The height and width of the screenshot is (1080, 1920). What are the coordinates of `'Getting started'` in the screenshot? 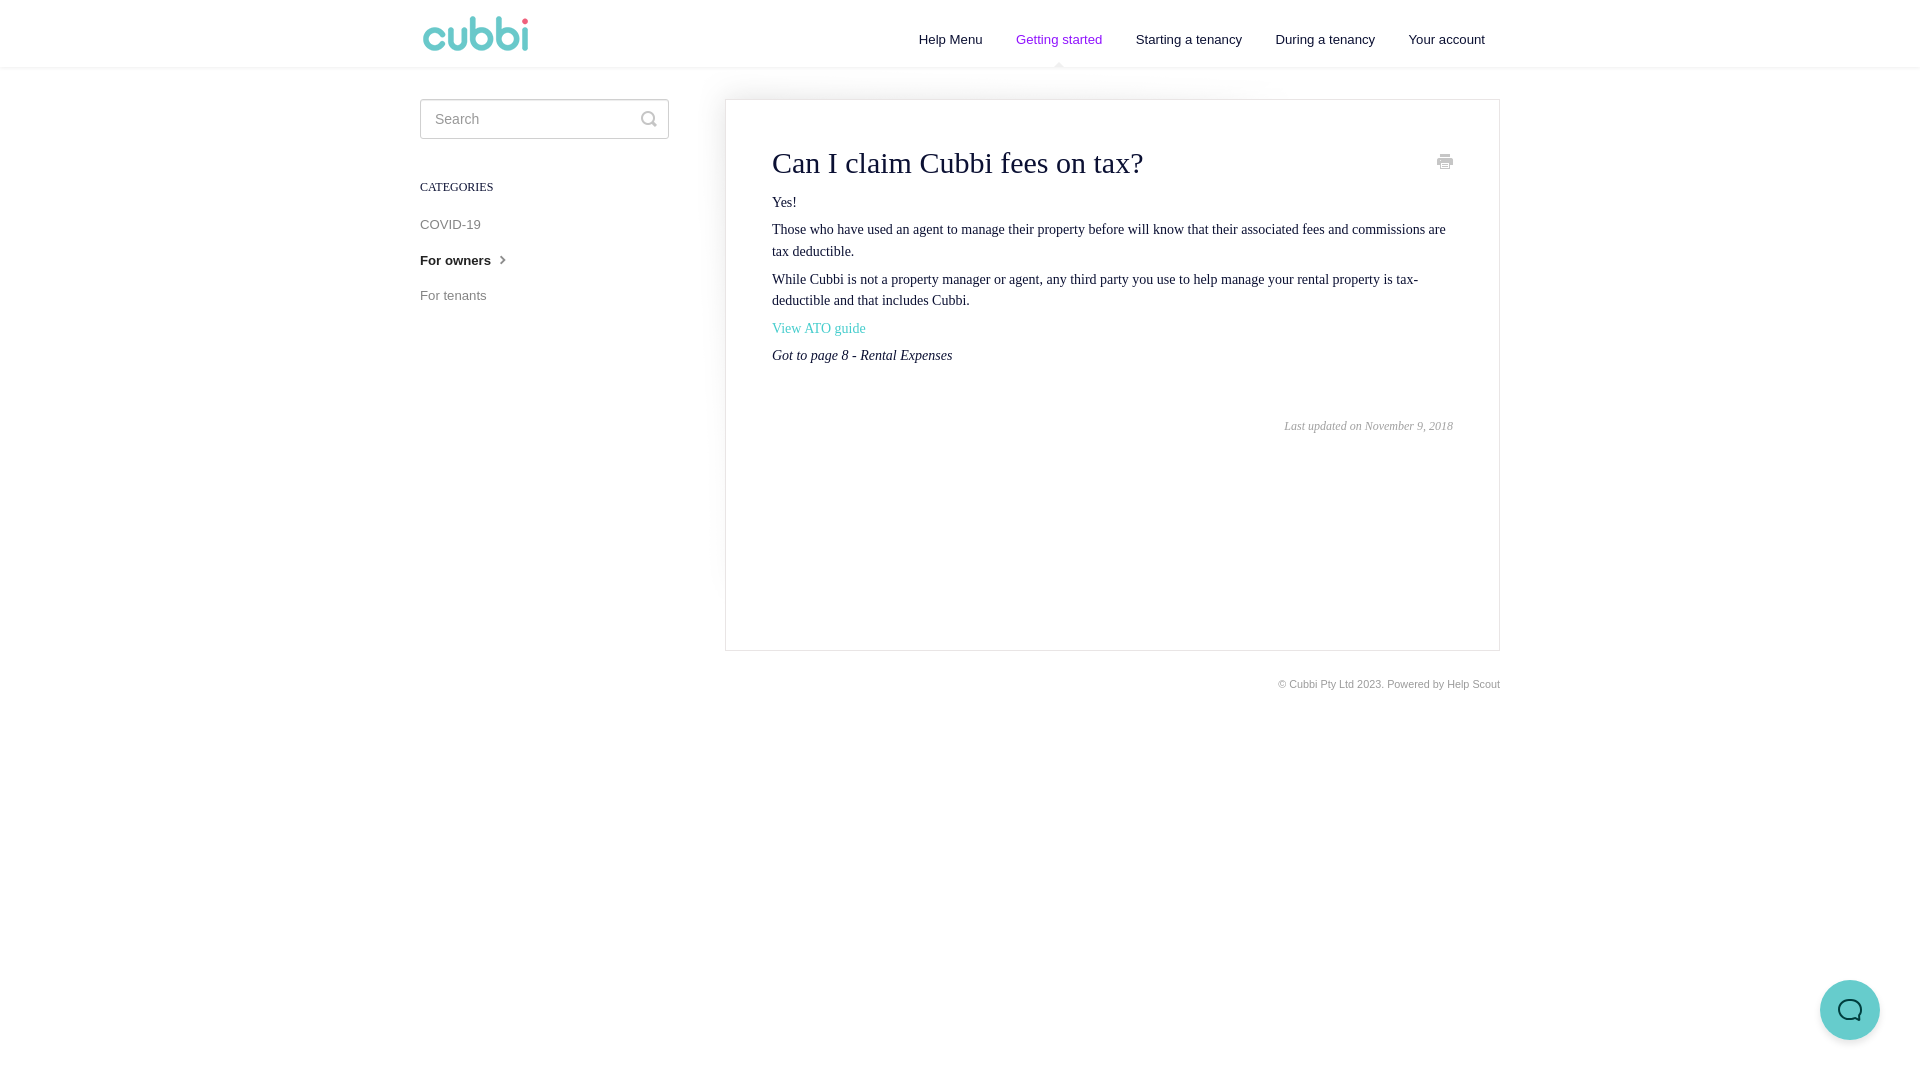 It's located at (1058, 39).